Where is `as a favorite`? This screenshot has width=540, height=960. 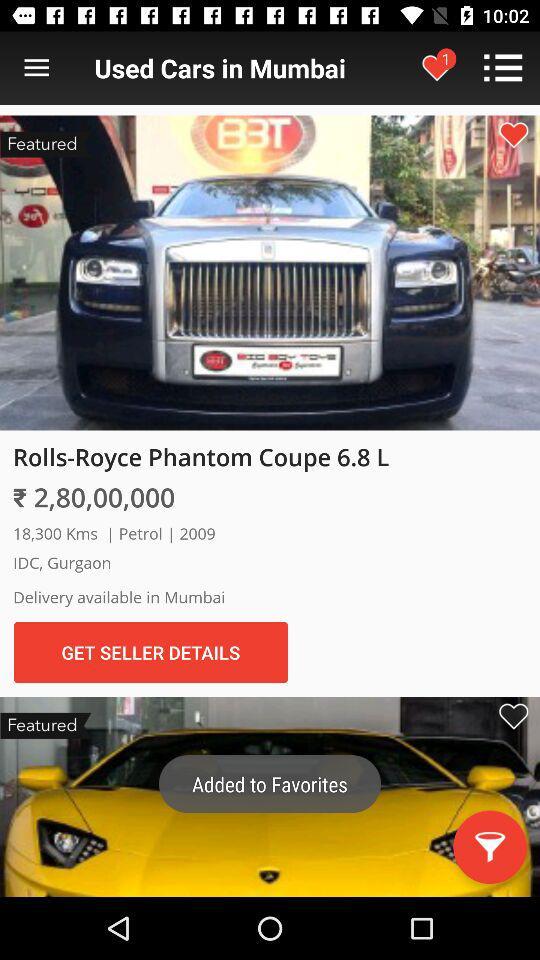
as a favorite is located at coordinates (513, 716).